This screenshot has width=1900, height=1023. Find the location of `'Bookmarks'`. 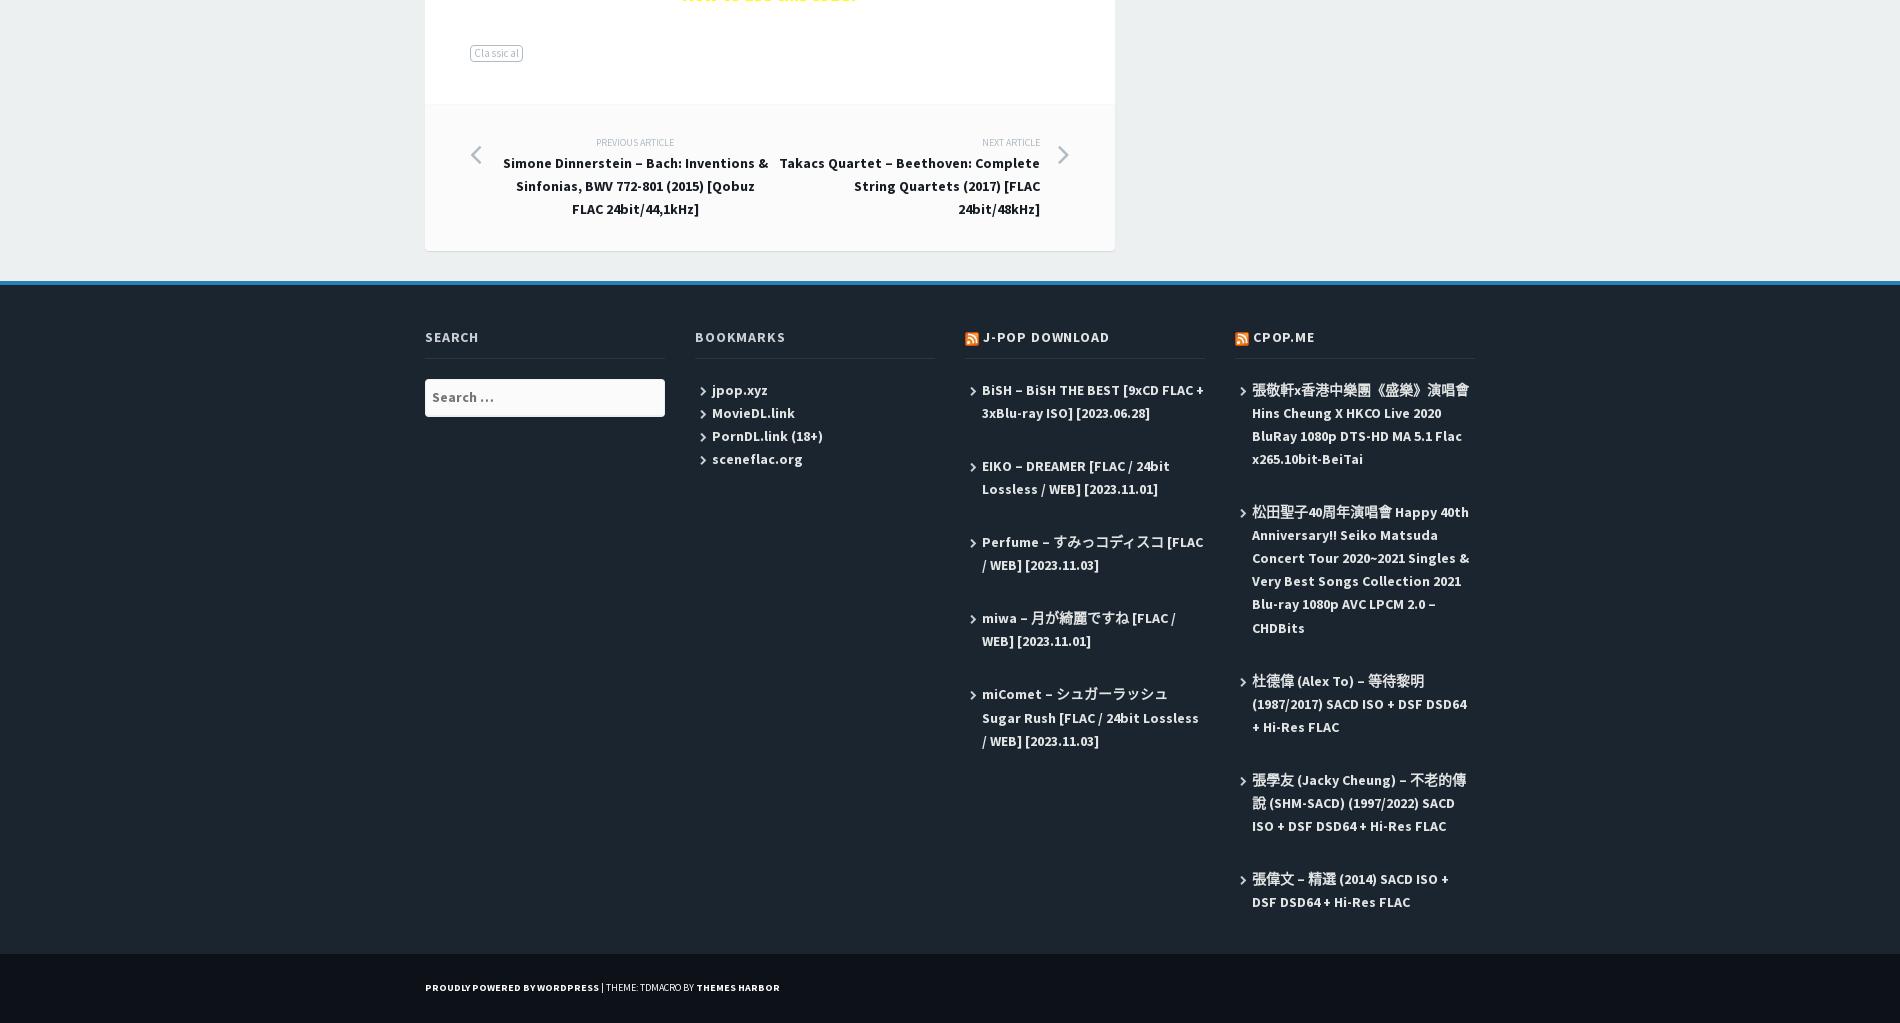

'Bookmarks' is located at coordinates (739, 336).